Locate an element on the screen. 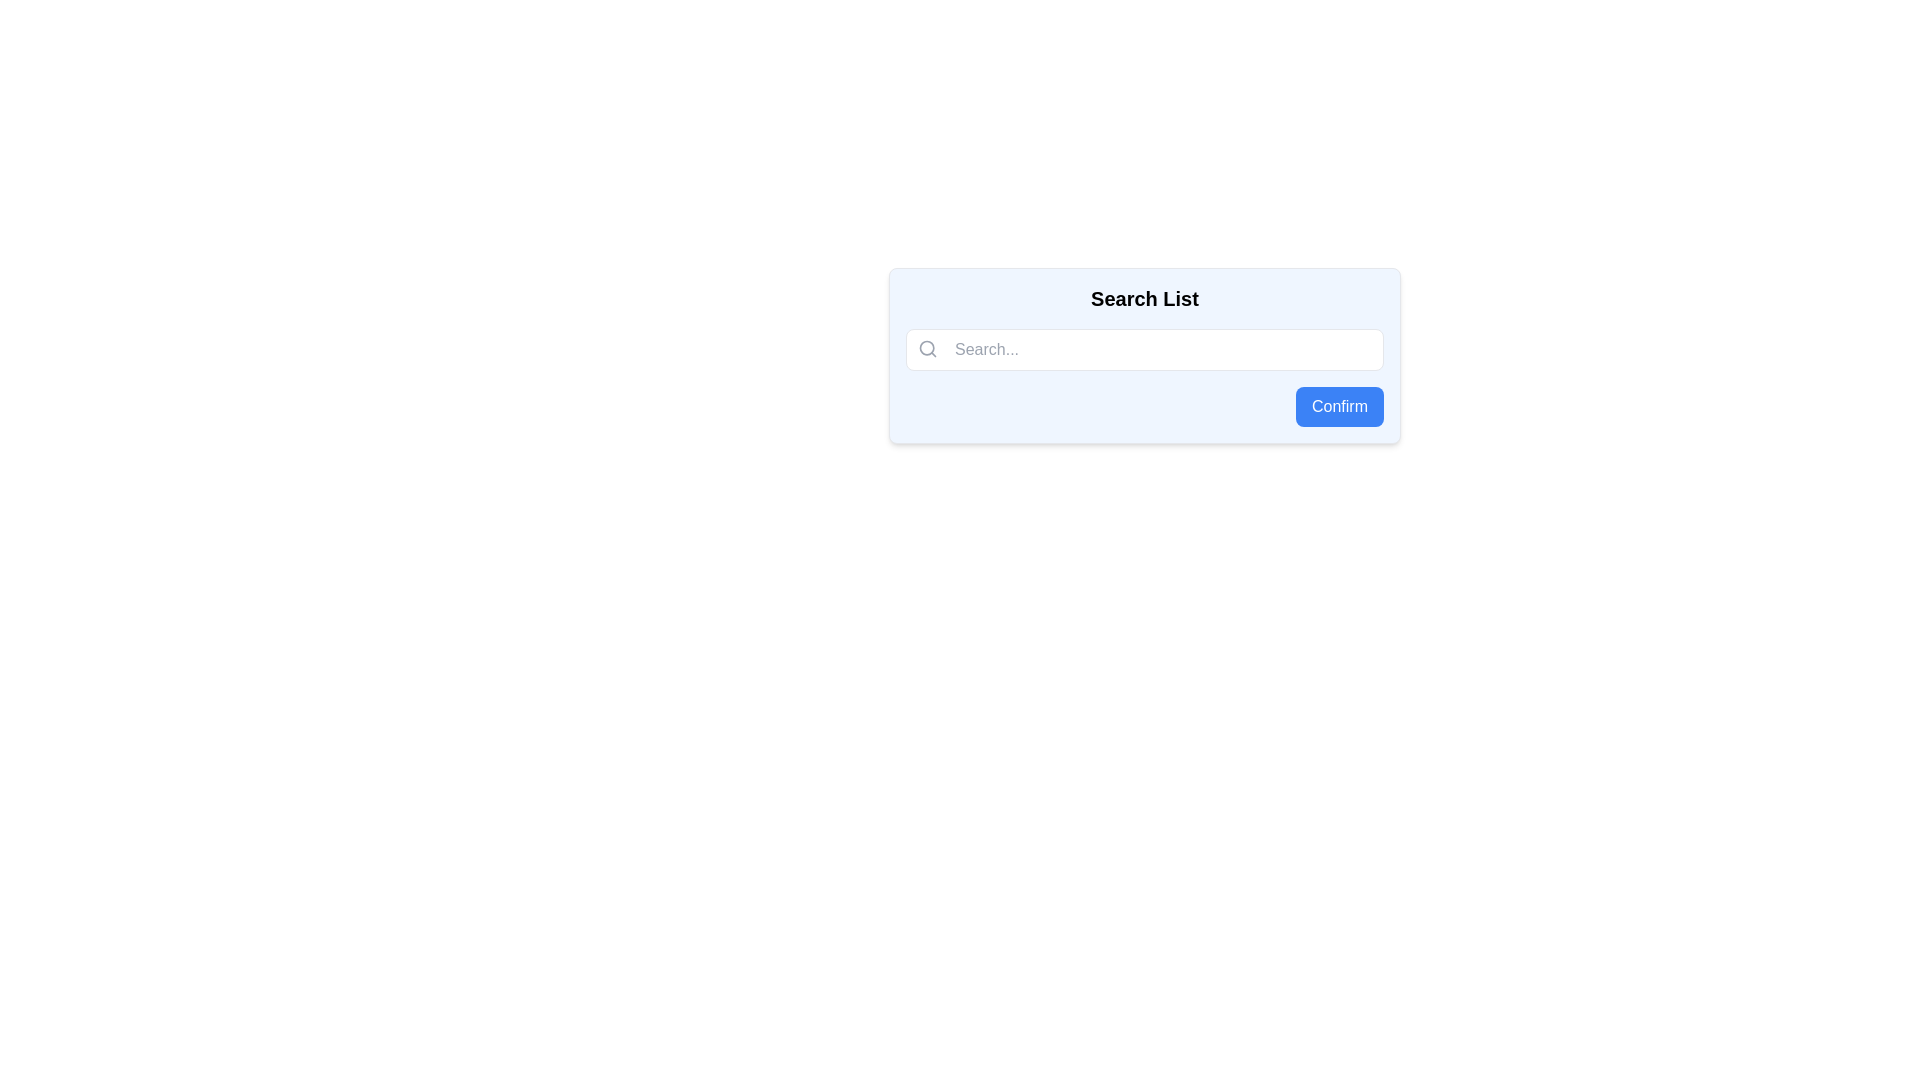 Image resolution: width=1920 pixels, height=1080 pixels. to select content within the search input field located below the 'Search List' heading and above the 'Confirm' button, identified by its placeholder text and magnifying glass icon is located at coordinates (1145, 349).